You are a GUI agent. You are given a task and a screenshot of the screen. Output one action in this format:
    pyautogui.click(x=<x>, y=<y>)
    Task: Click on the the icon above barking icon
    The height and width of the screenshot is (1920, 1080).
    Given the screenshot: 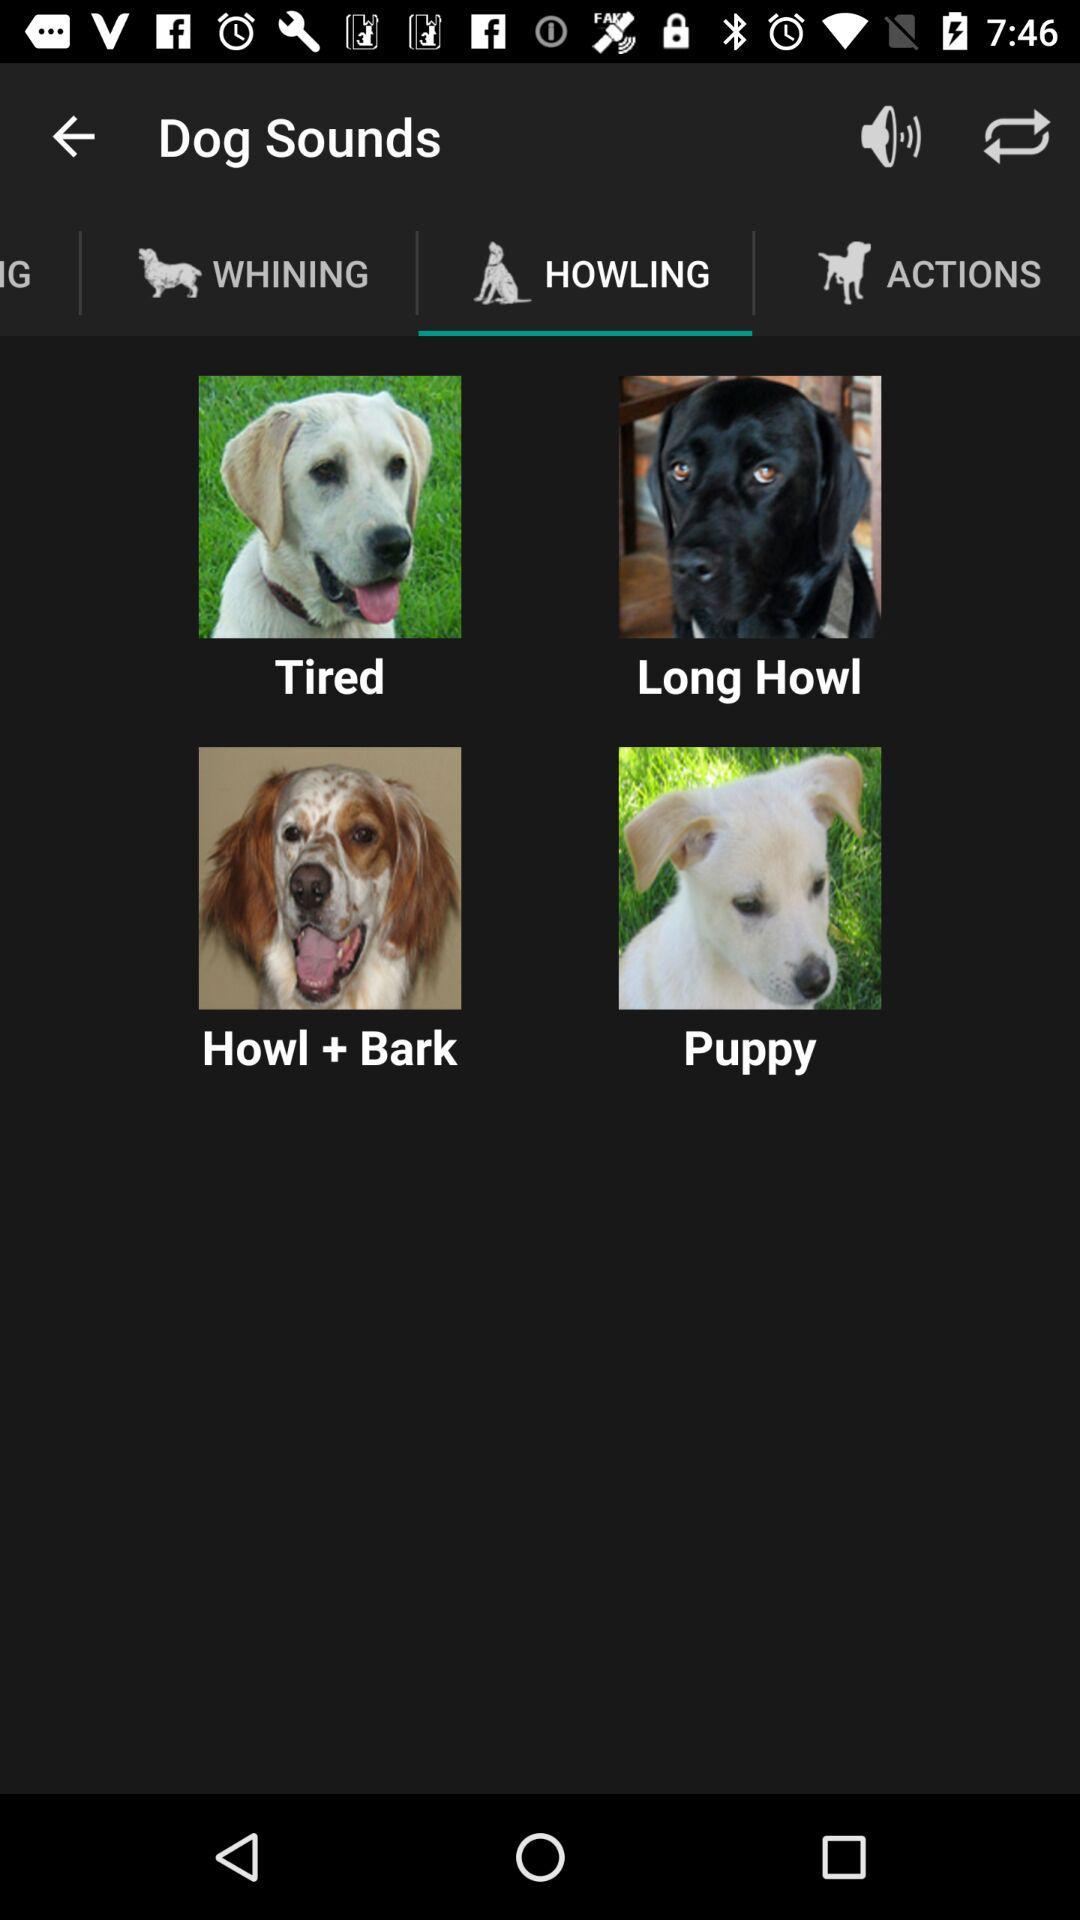 What is the action you would take?
    pyautogui.click(x=72, y=135)
    